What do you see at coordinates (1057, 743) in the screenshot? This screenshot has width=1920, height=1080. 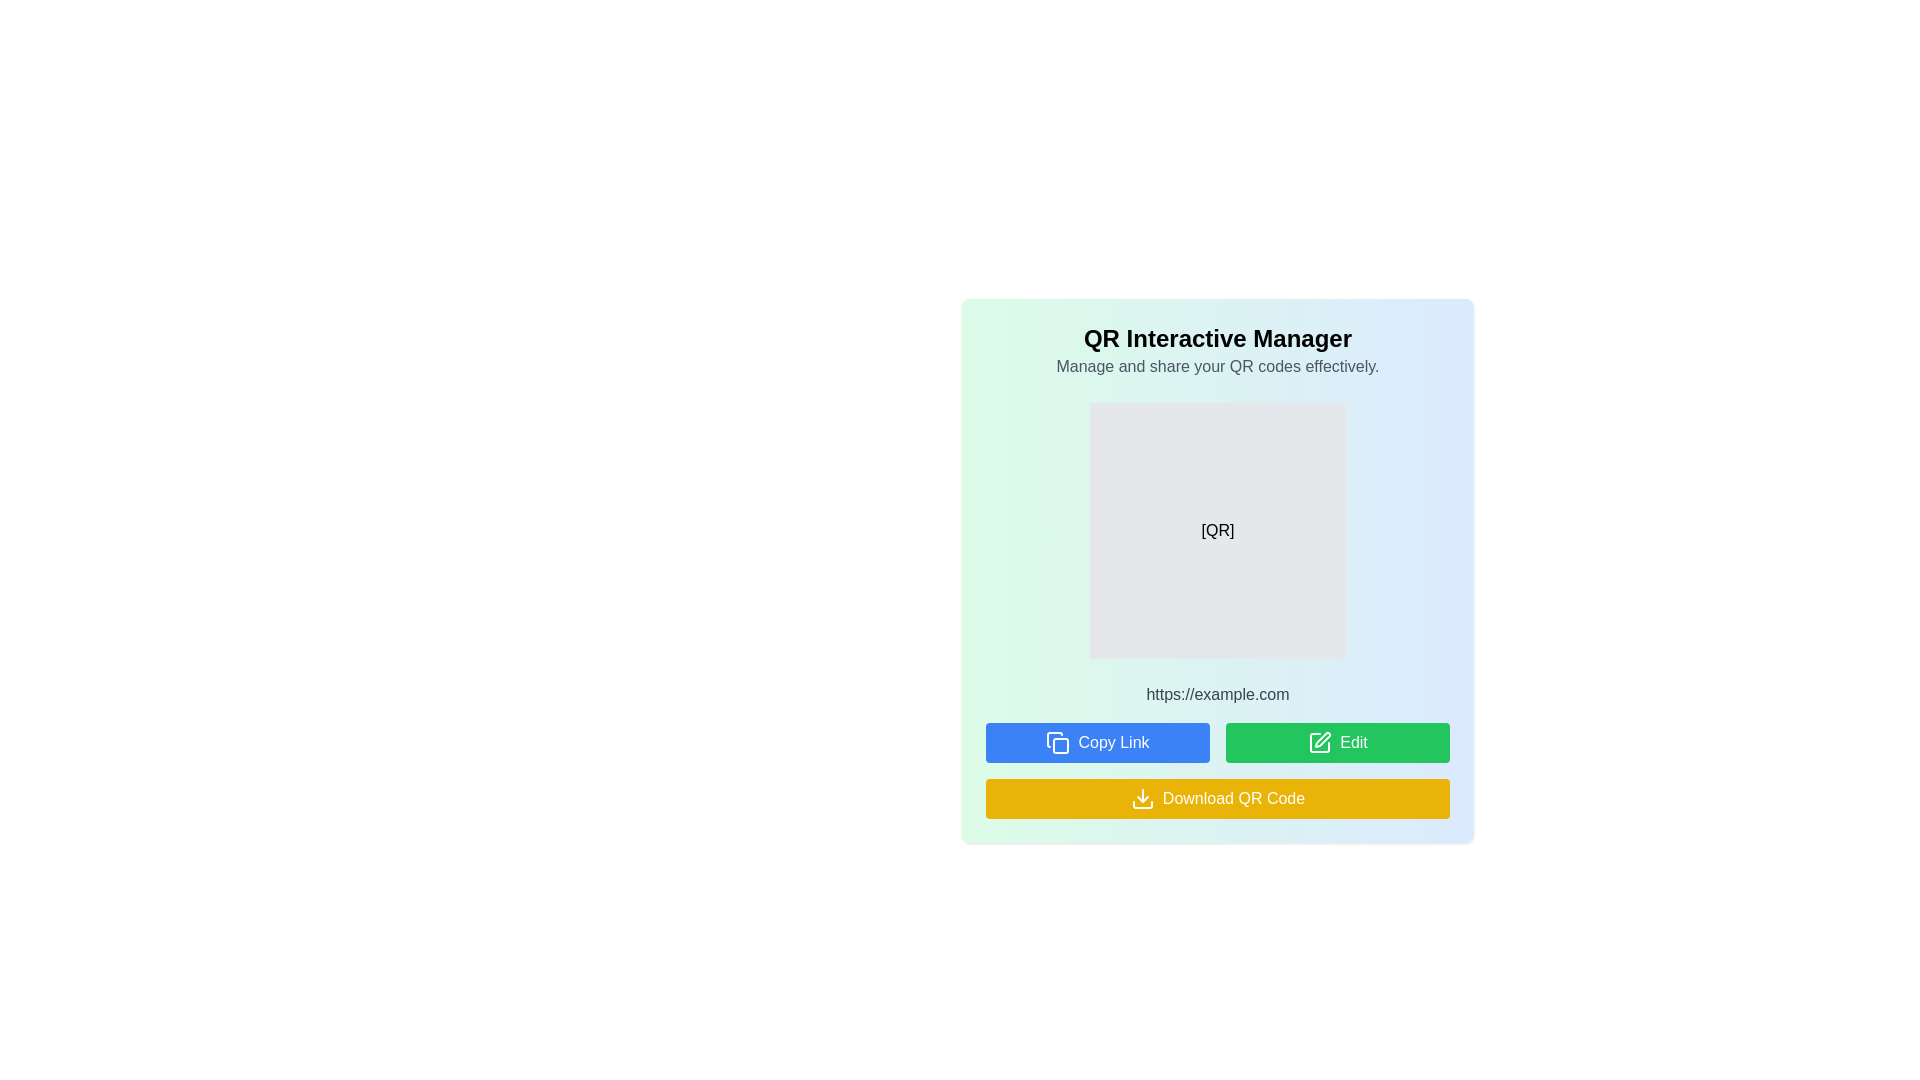 I see `the small square-shaped icon that resembles two overlapping rectangles, located within the blue 'Copy Link' button, positioned to the left of the text label` at bounding box center [1057, 743].